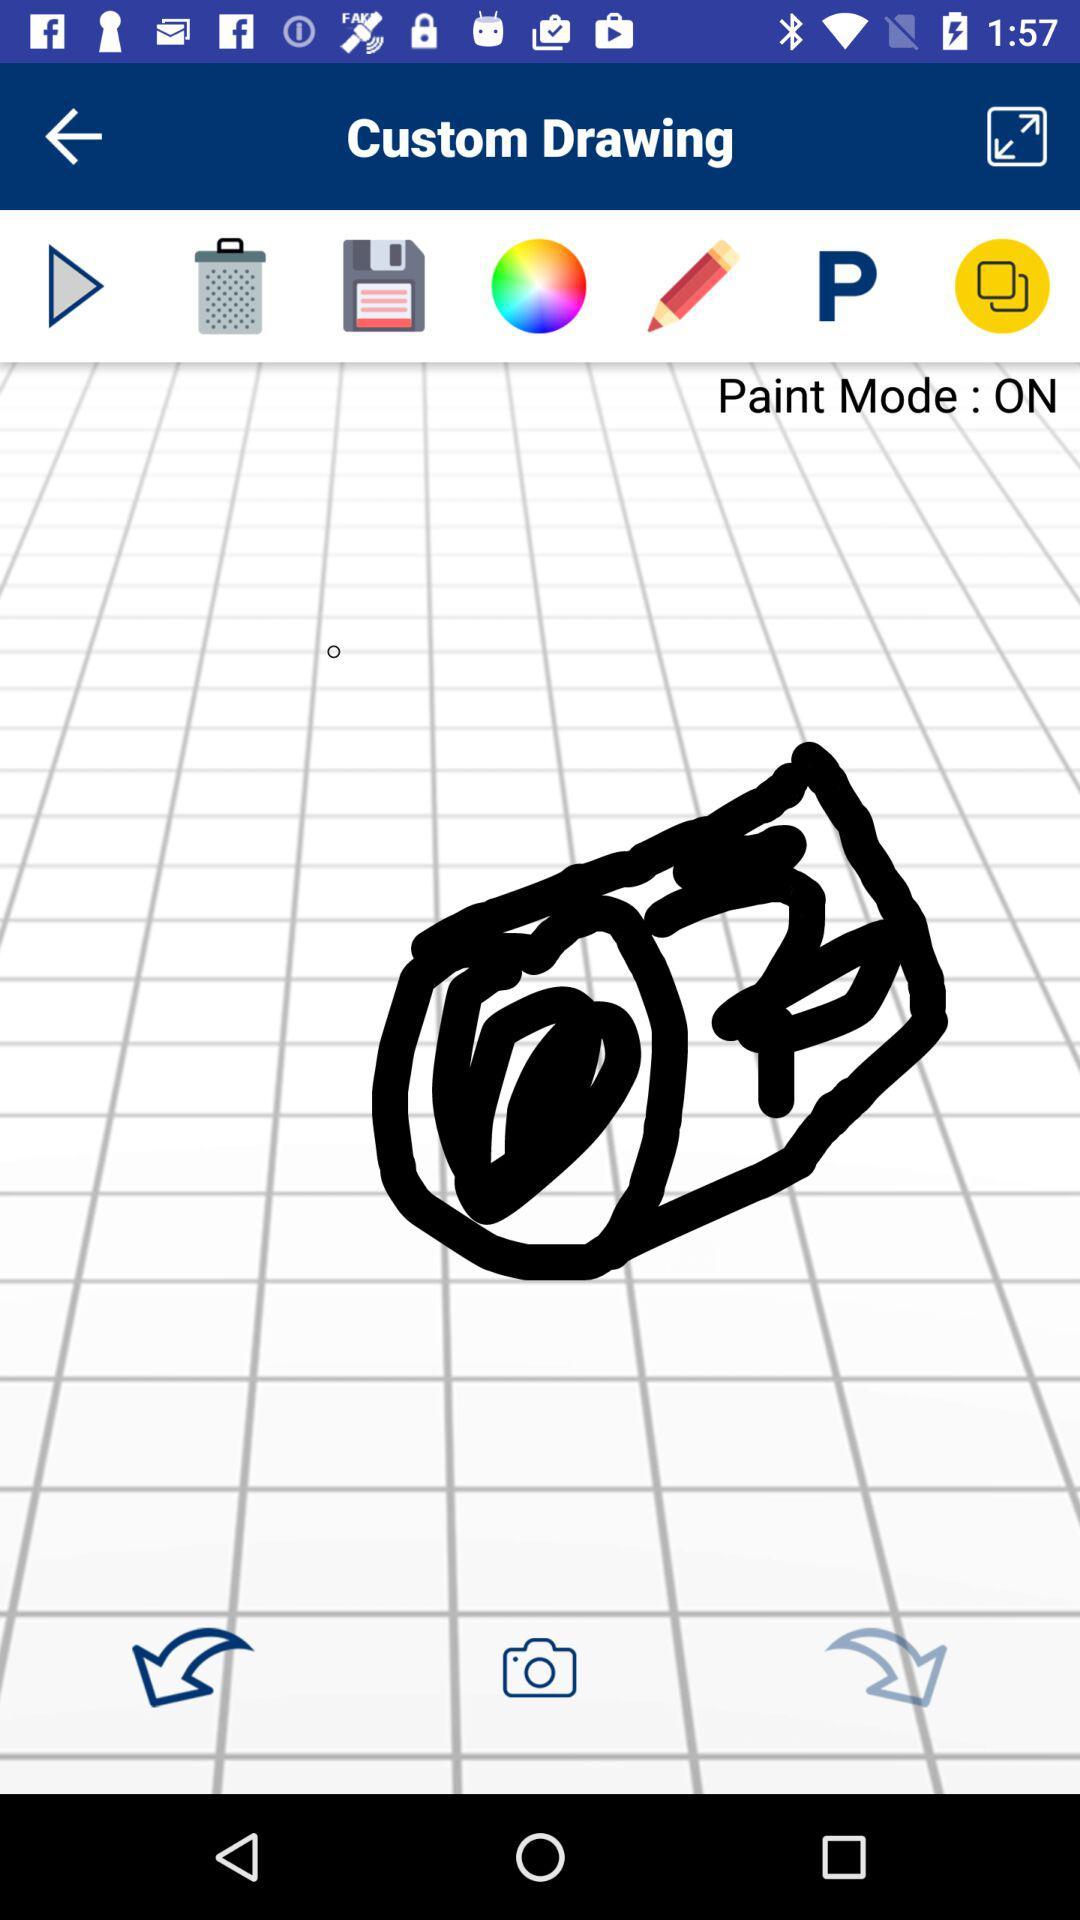  What do you see at coordinates (538, 1667) in the screenshot?
I see `the photo icon` at bounding box center [538, 1667].